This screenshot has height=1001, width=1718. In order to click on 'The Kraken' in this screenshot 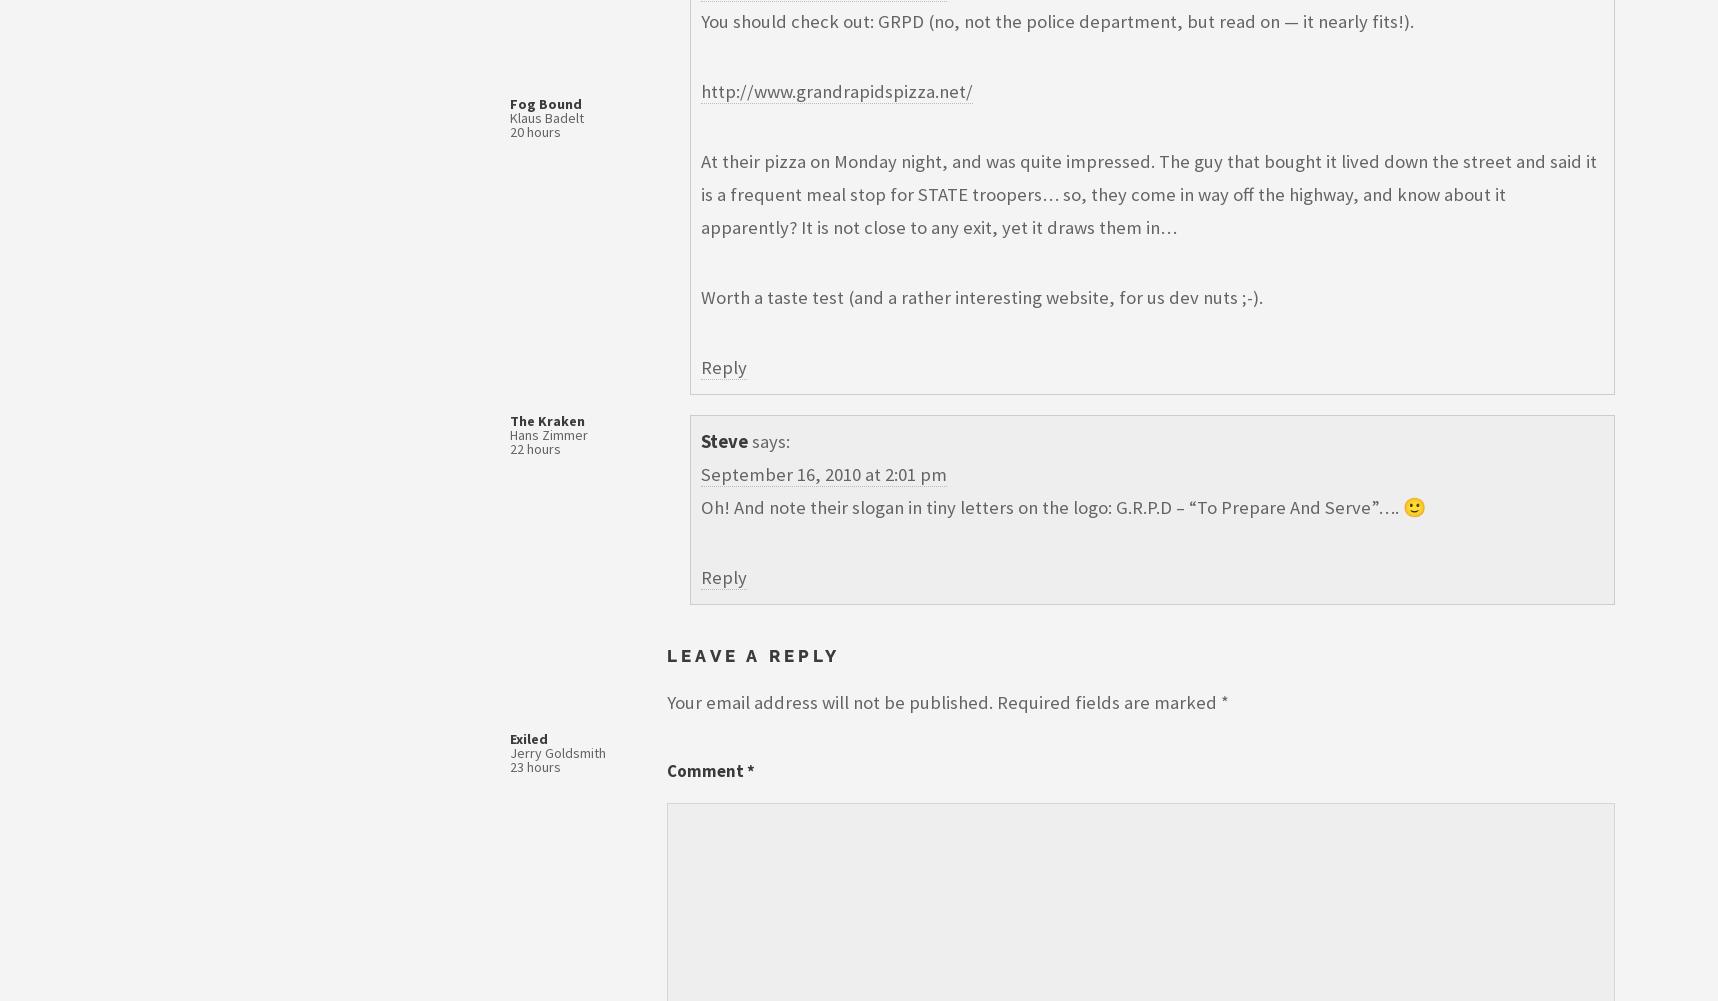, I will do `click(510, 420)`.